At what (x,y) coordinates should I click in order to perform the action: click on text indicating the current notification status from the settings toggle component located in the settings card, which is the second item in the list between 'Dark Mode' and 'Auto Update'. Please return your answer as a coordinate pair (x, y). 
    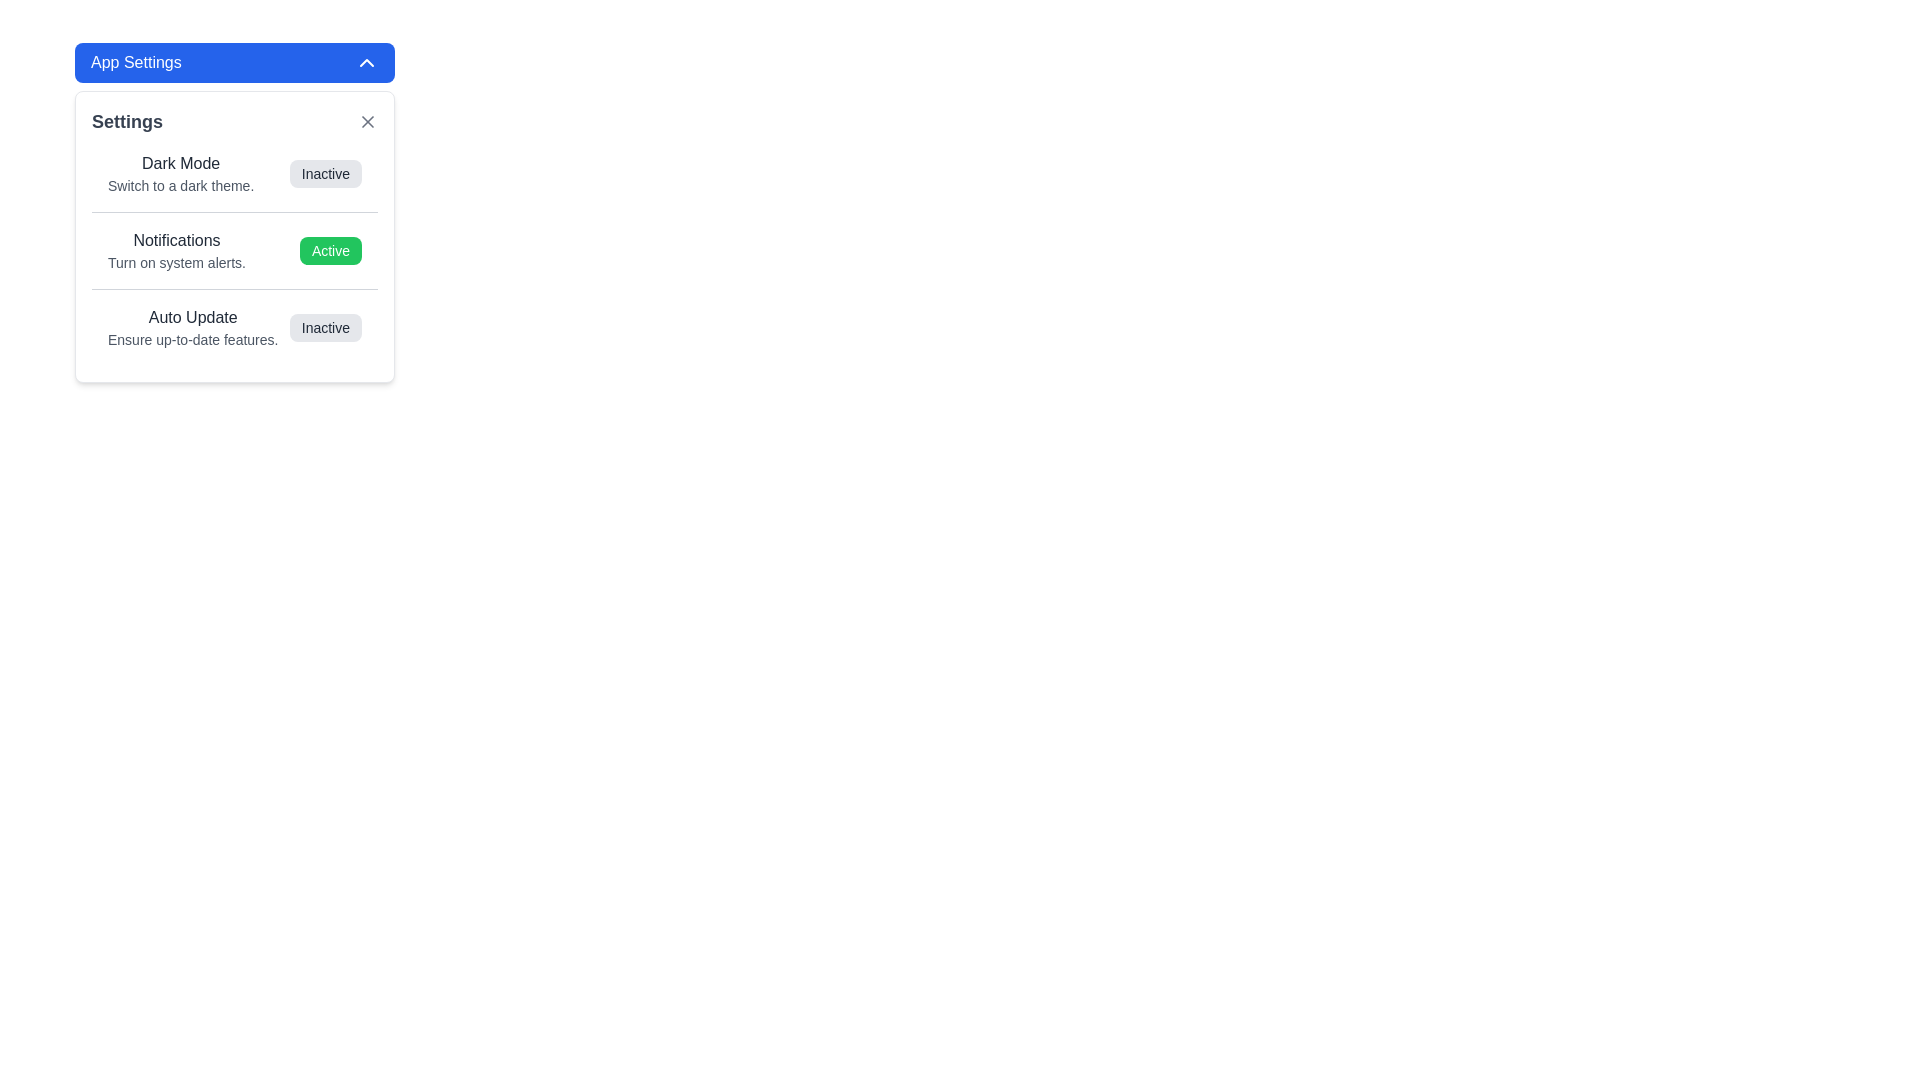
    Looking at the image, I should click on (235, 249).